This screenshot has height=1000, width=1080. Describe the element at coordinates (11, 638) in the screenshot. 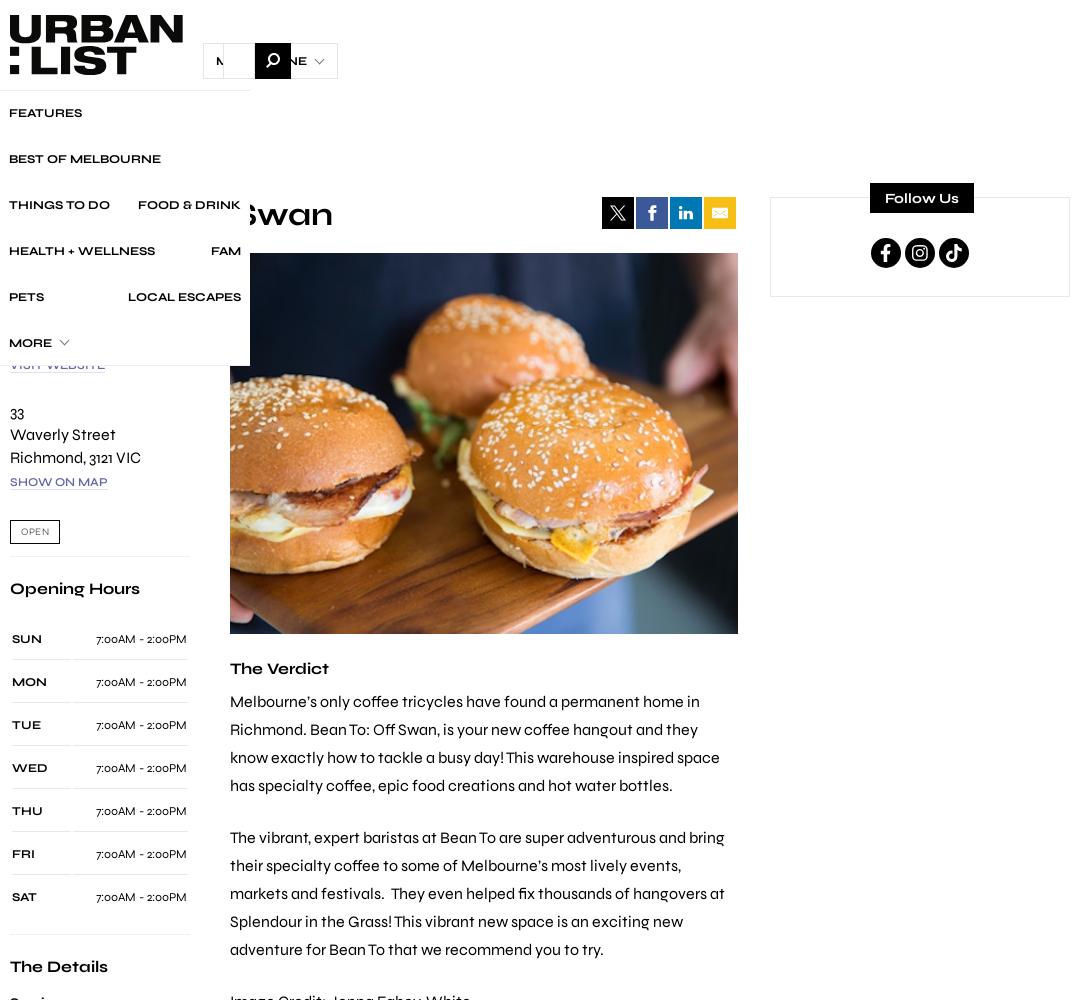

I see `'SUN'` at that location.